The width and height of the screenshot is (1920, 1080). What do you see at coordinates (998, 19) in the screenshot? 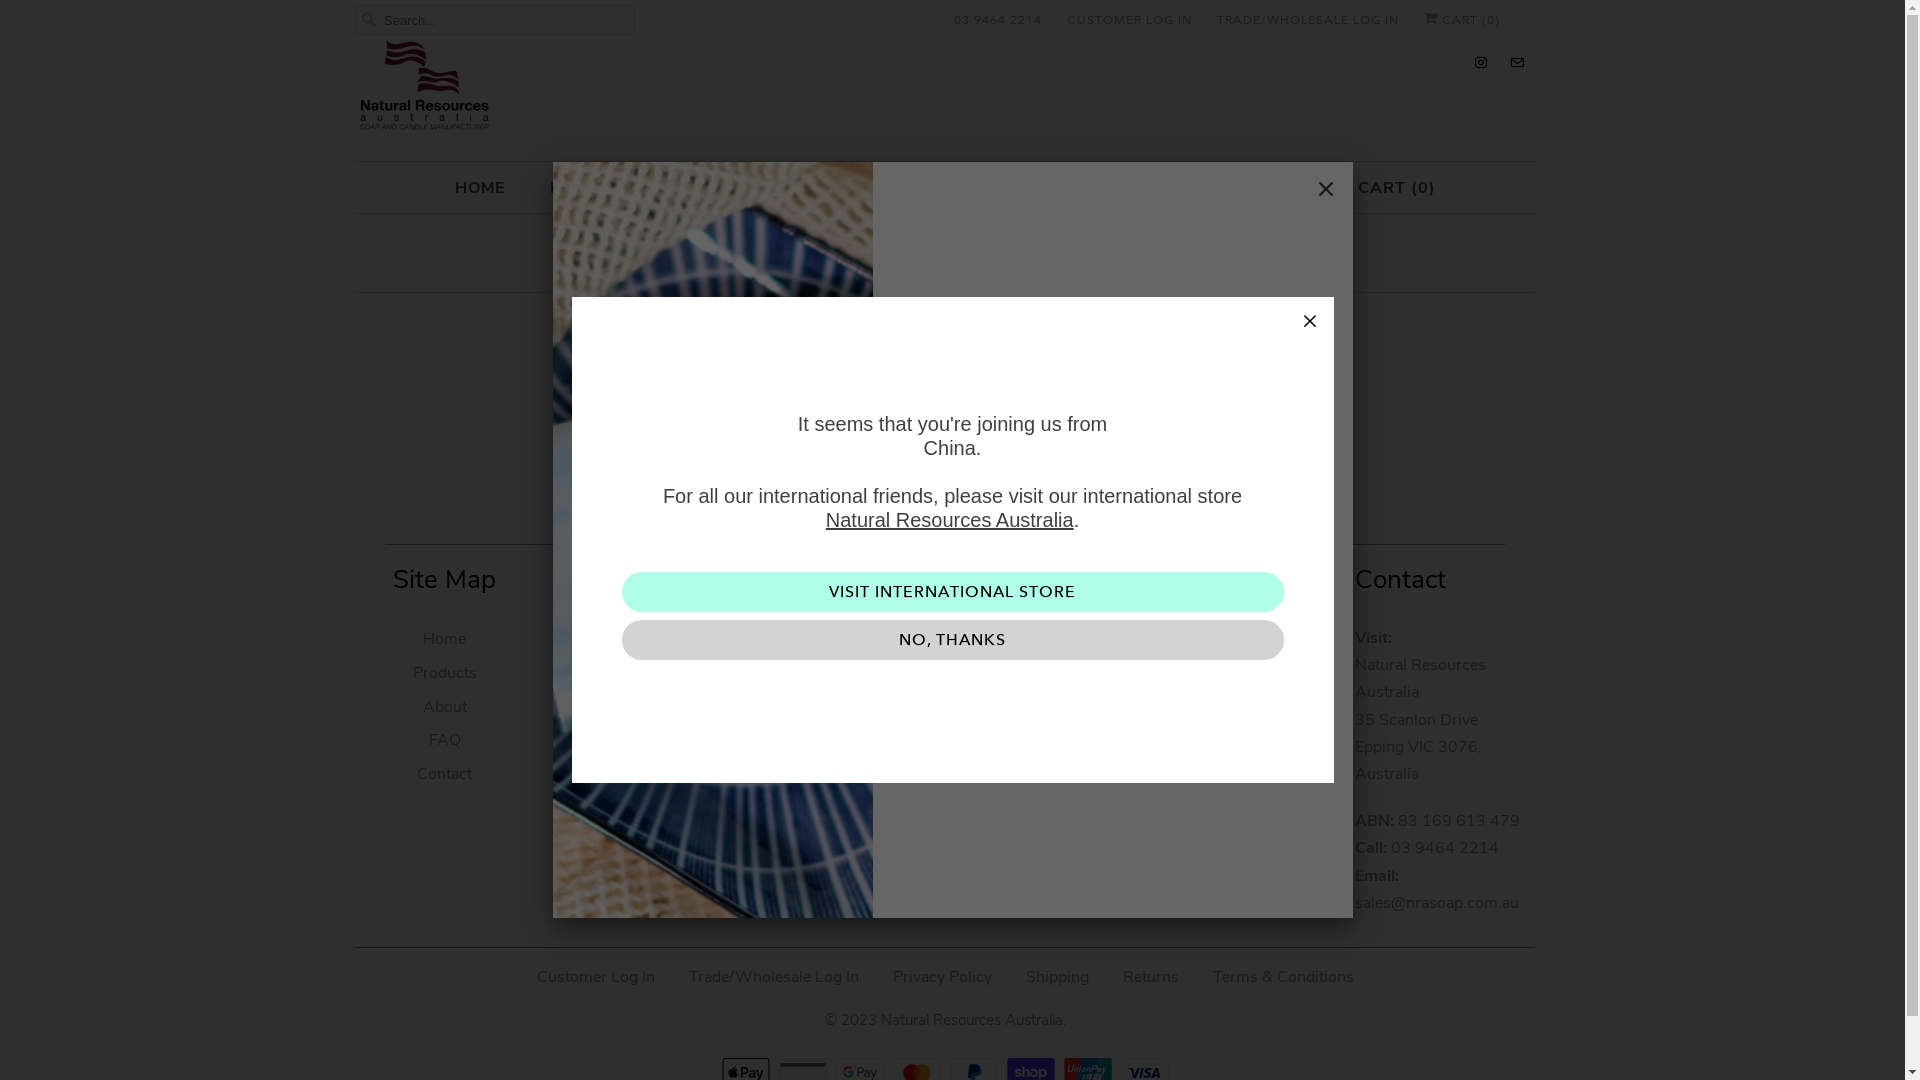
I see `'03 9464 2214'` at bounding box center [998, 19].